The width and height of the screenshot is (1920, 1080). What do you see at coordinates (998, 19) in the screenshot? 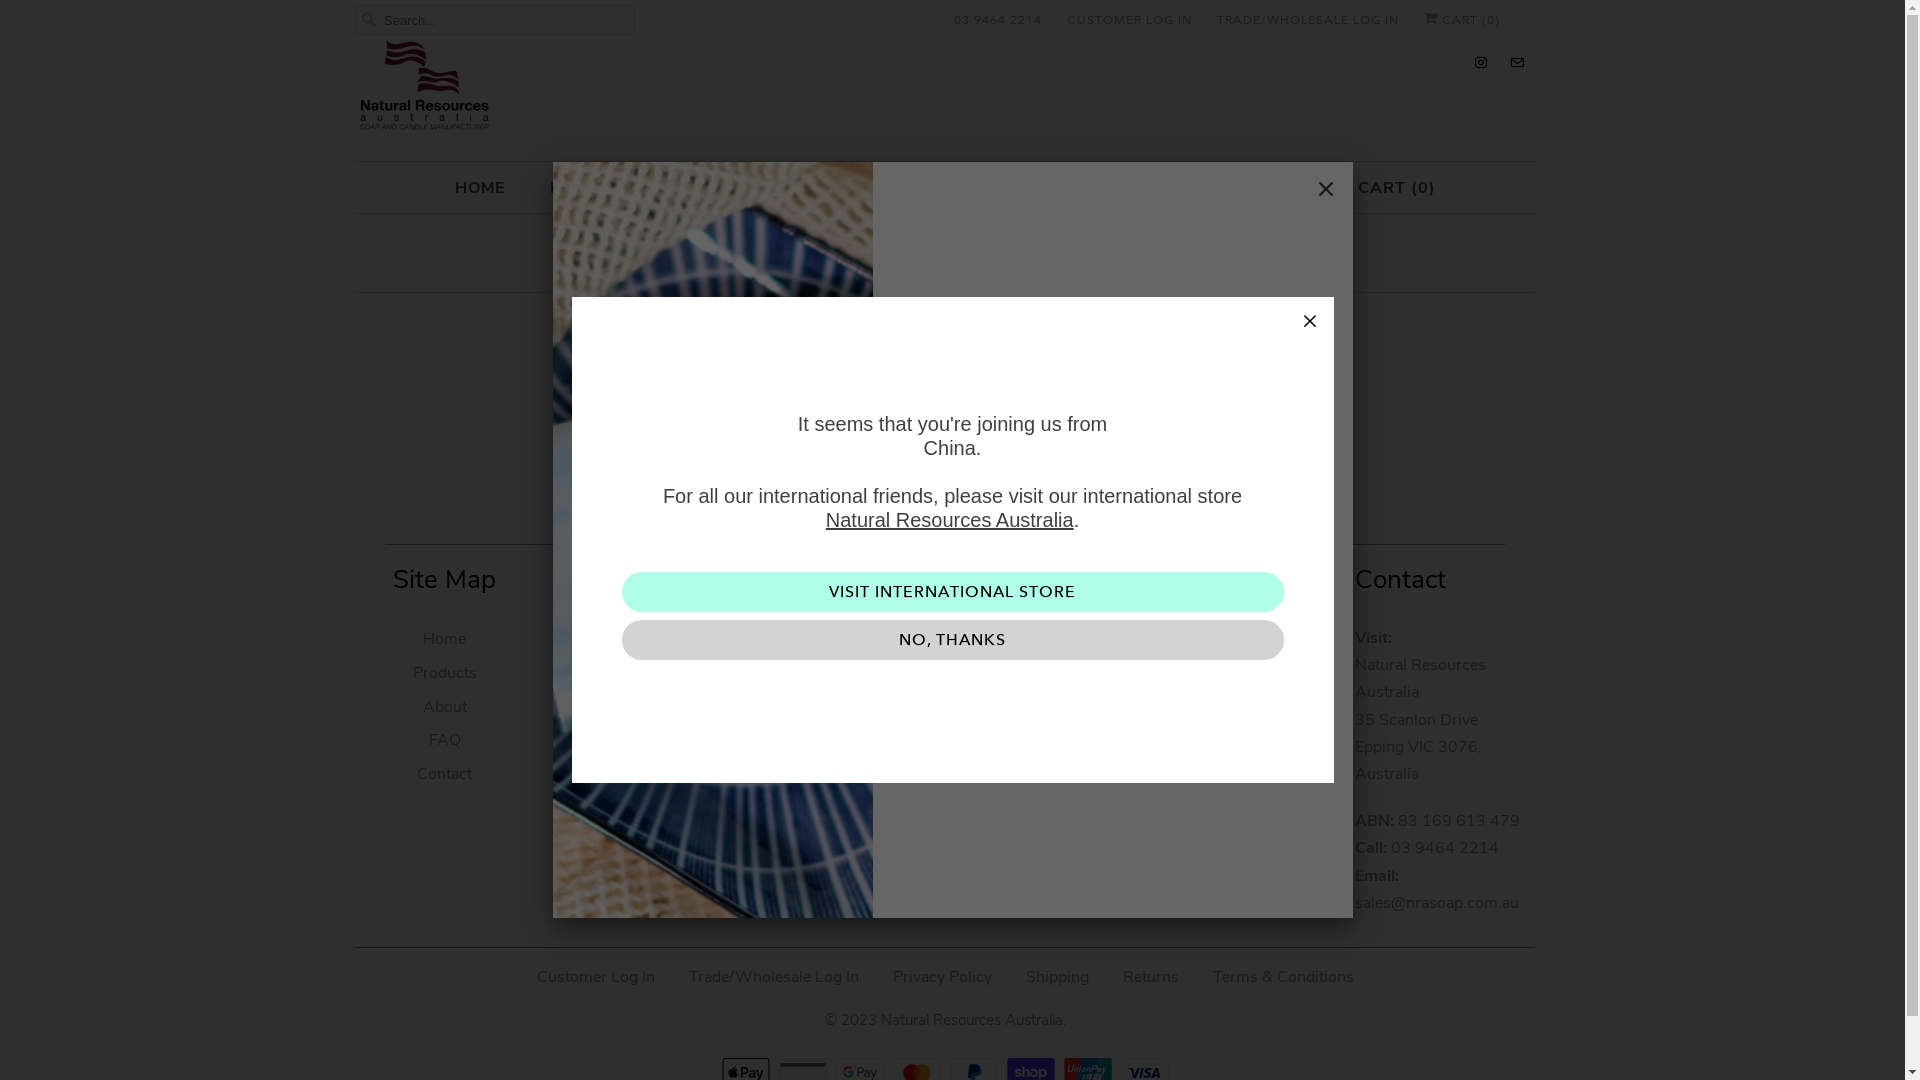
I see `'03 9464 2214'` at bounding box center [998, 19].